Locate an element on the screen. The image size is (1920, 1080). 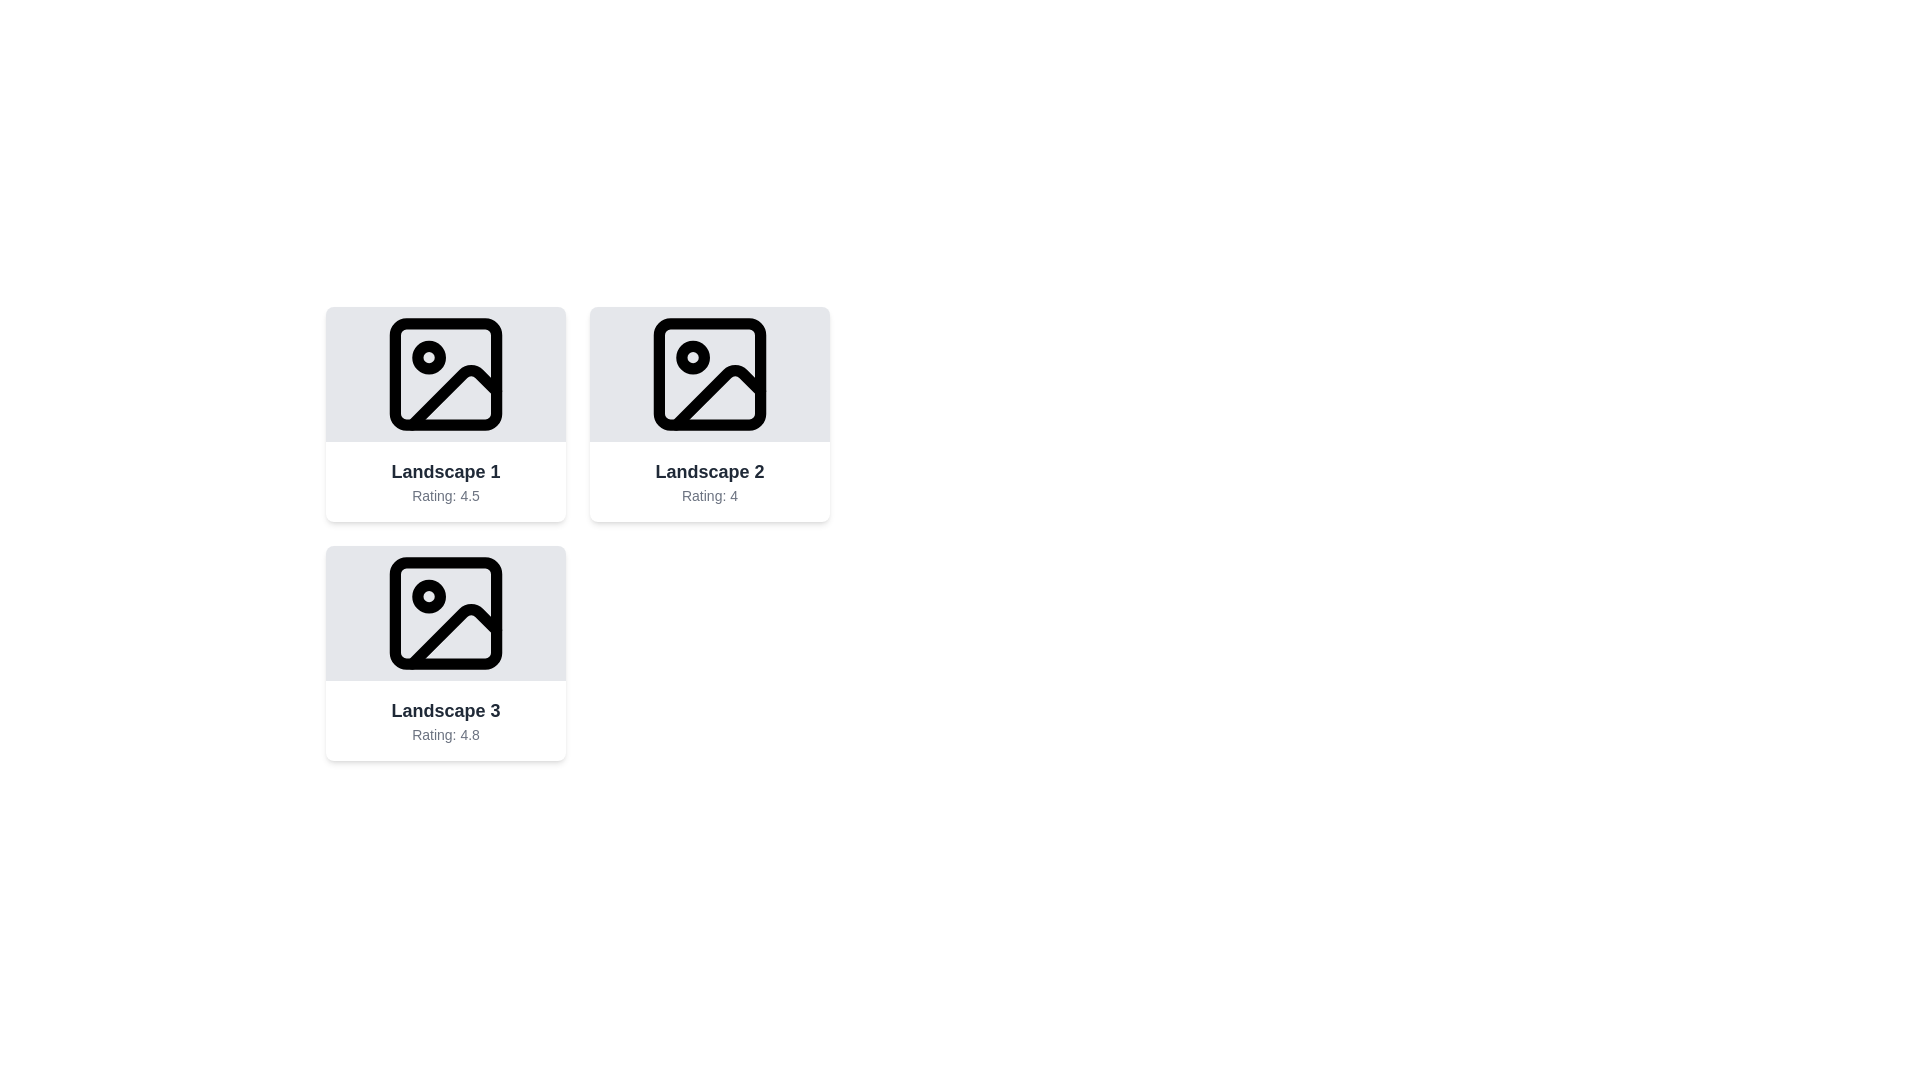
the decorative rectangle within the 'Landscape 2' card's SVG icon, which is centrally aligned in the icon area is located at coordinates (710, 374).